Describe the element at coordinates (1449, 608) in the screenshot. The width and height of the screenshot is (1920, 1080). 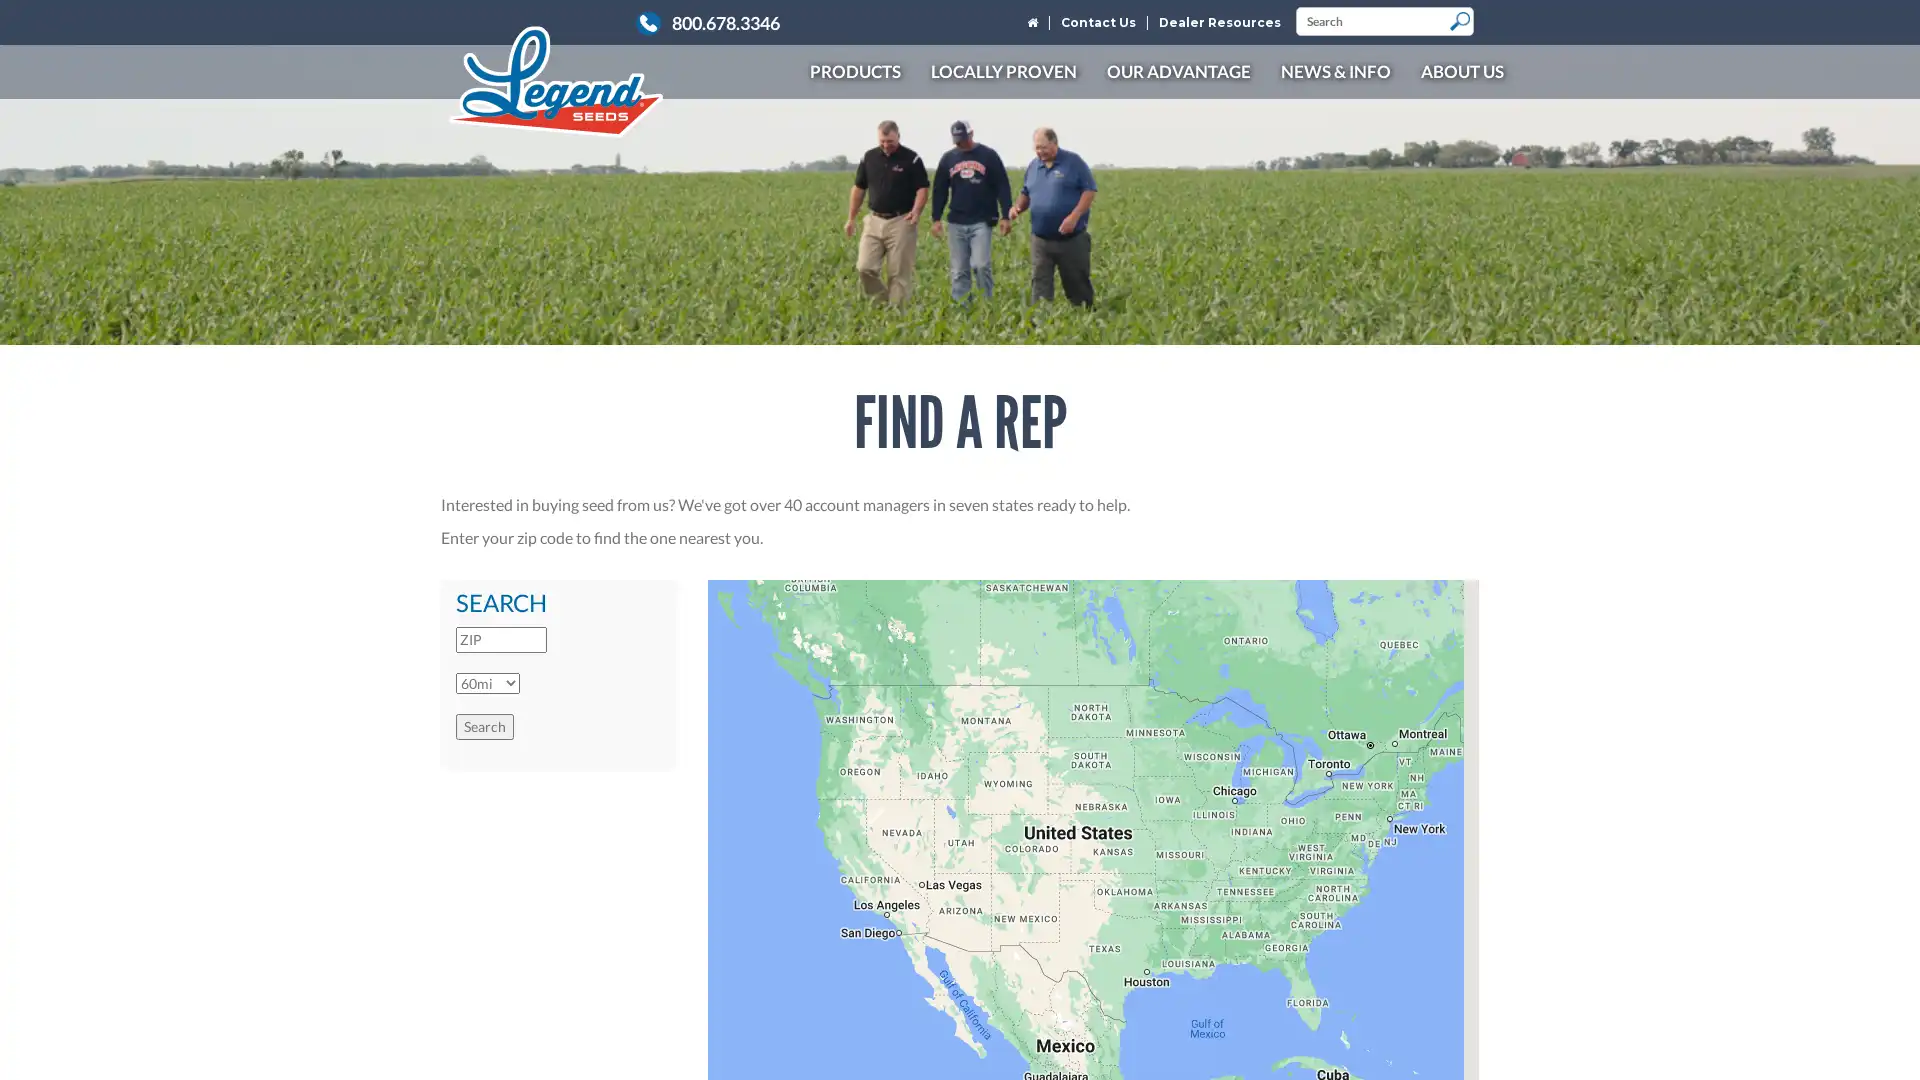
I see `Toggle fullscreen view` at that location.